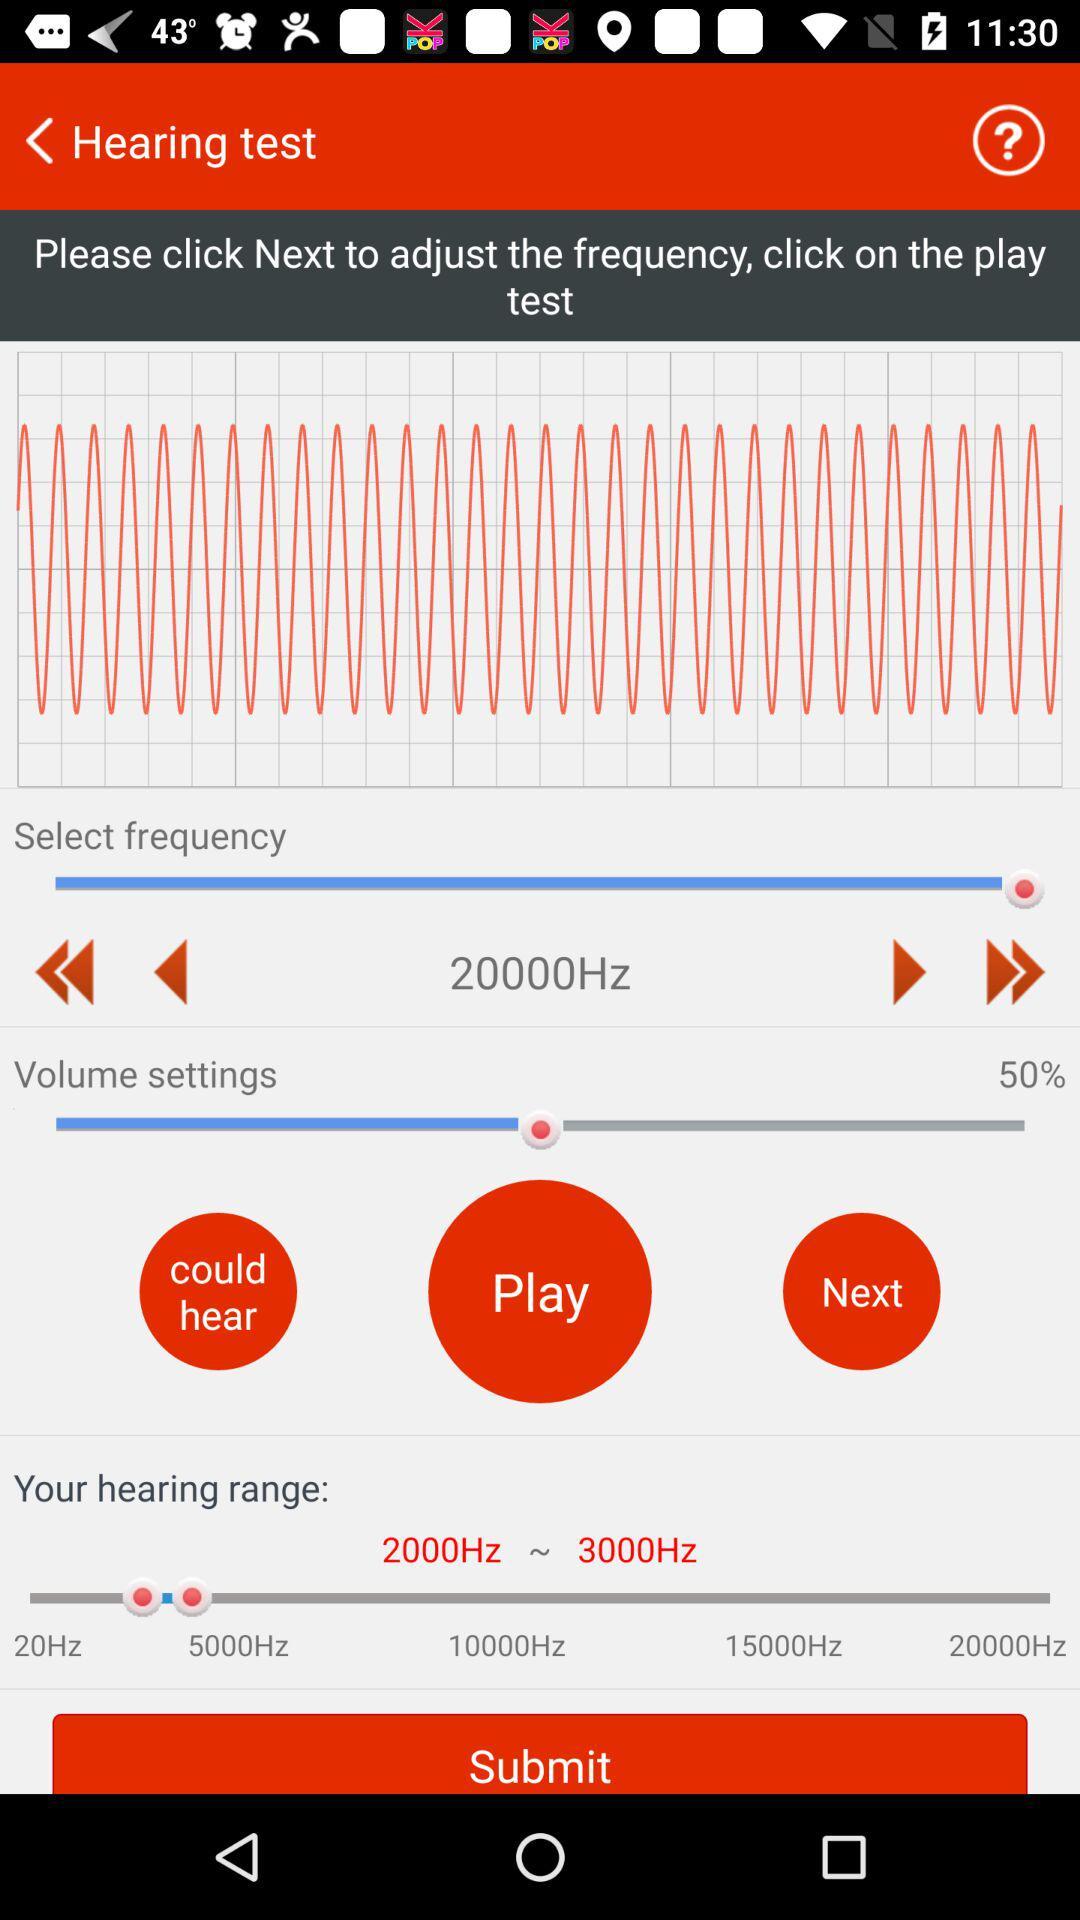 This screenshot has height=1920, width=1080. What do you see at coordinates (909, 971) in the screenshot?
I see `previous` at bounding box center [909, 971].